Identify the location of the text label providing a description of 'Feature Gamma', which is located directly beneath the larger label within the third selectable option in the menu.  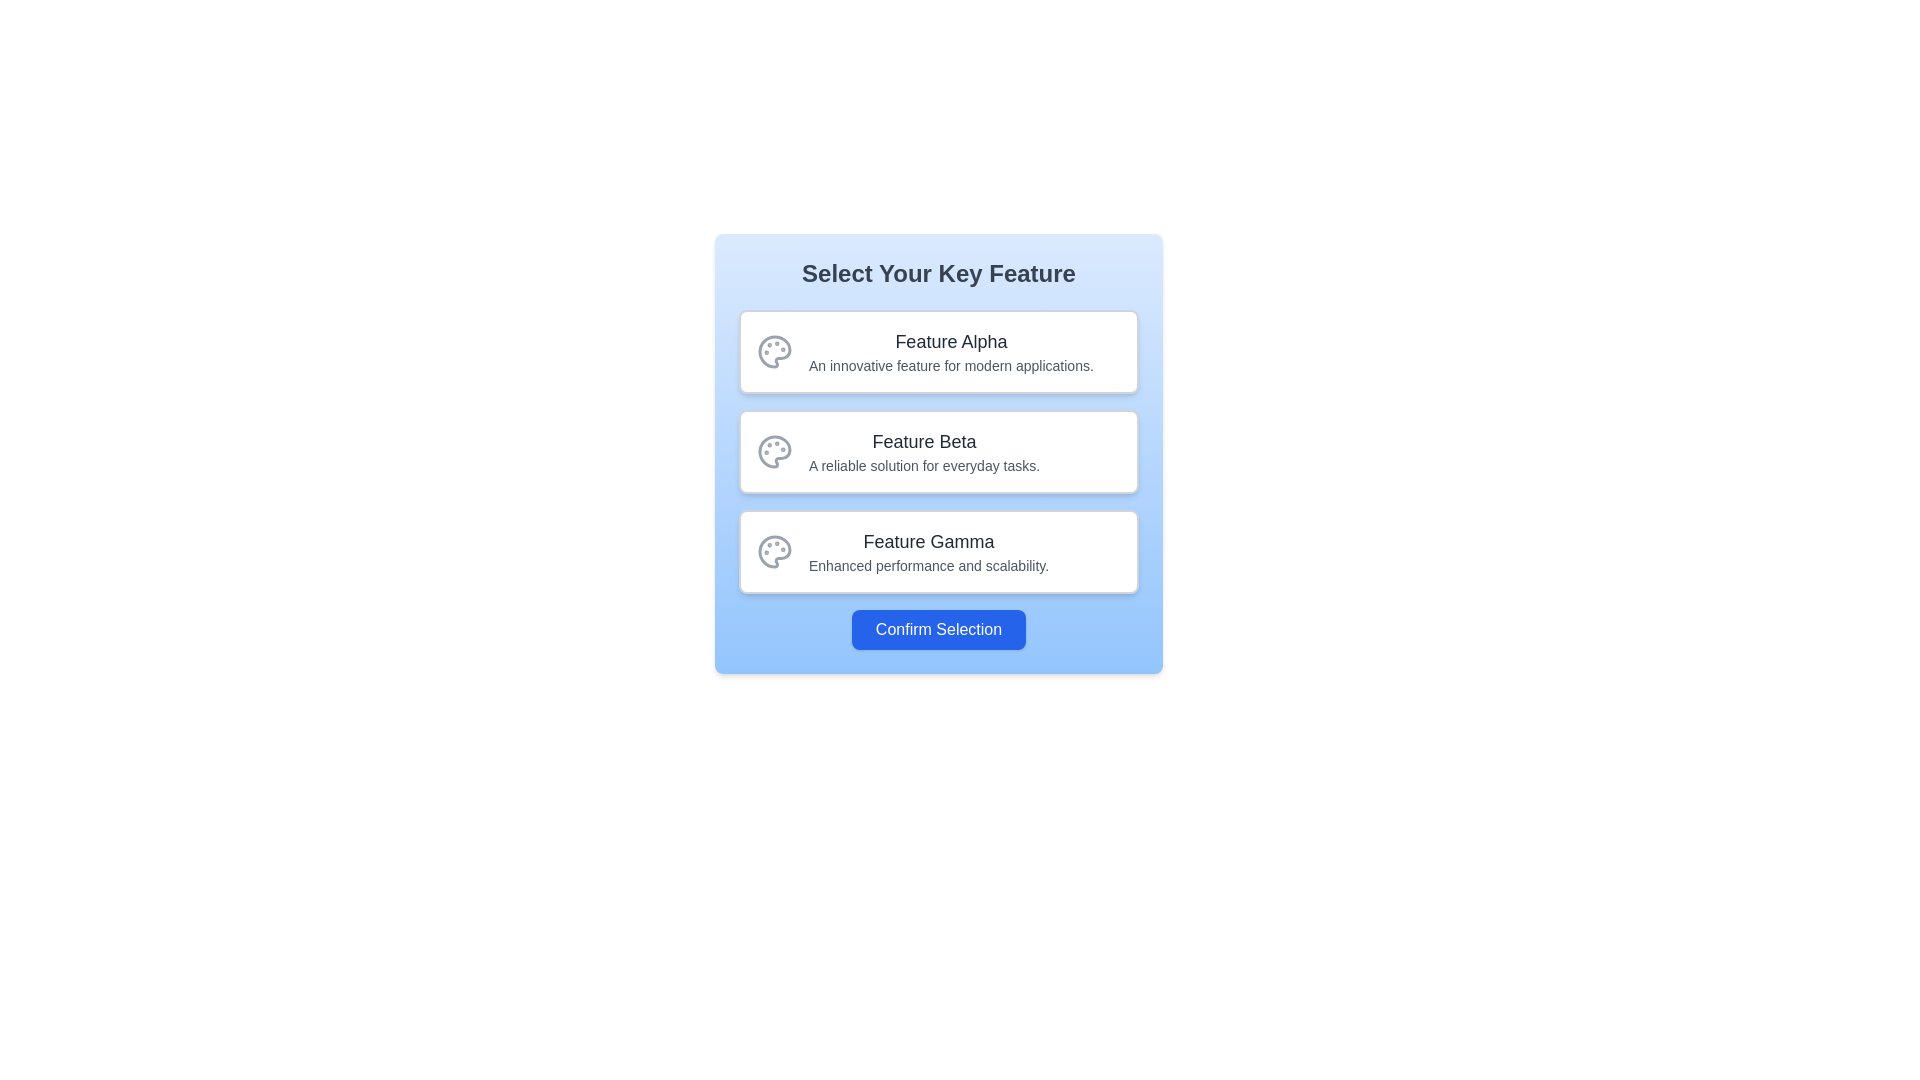
(928, 566).